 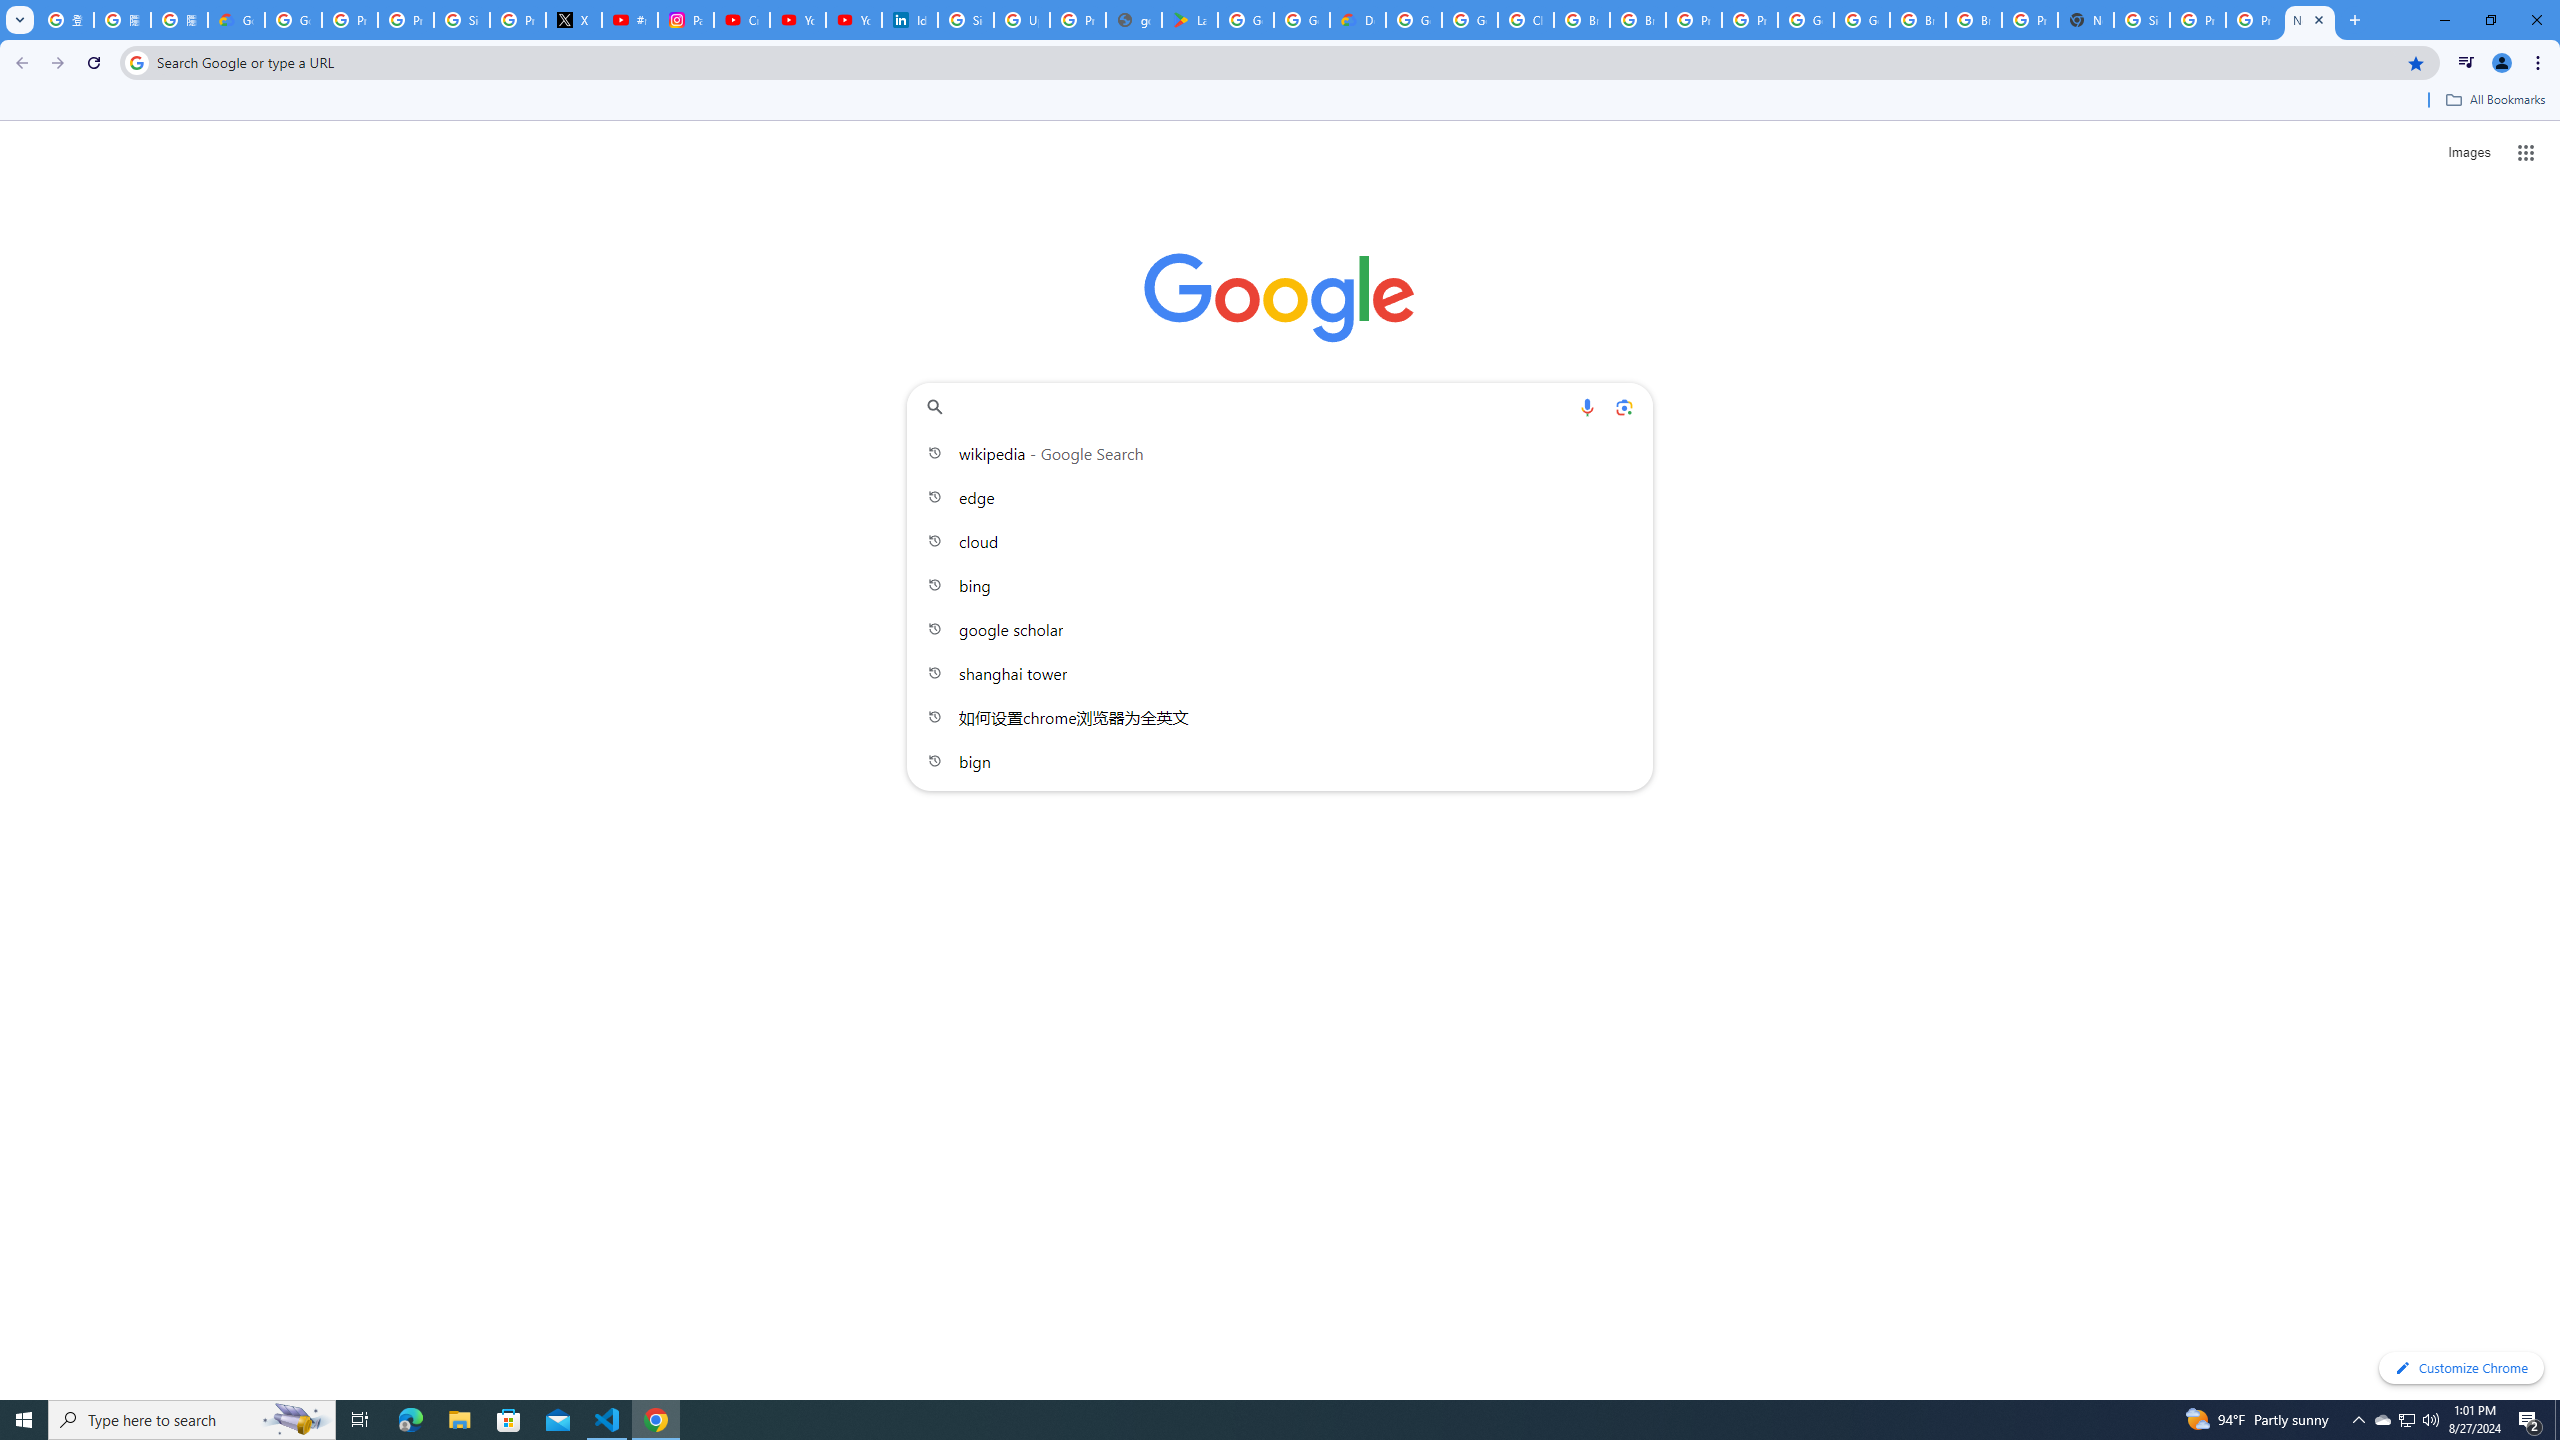 I want to click on 'Search icon', so click(x=135, y=61).